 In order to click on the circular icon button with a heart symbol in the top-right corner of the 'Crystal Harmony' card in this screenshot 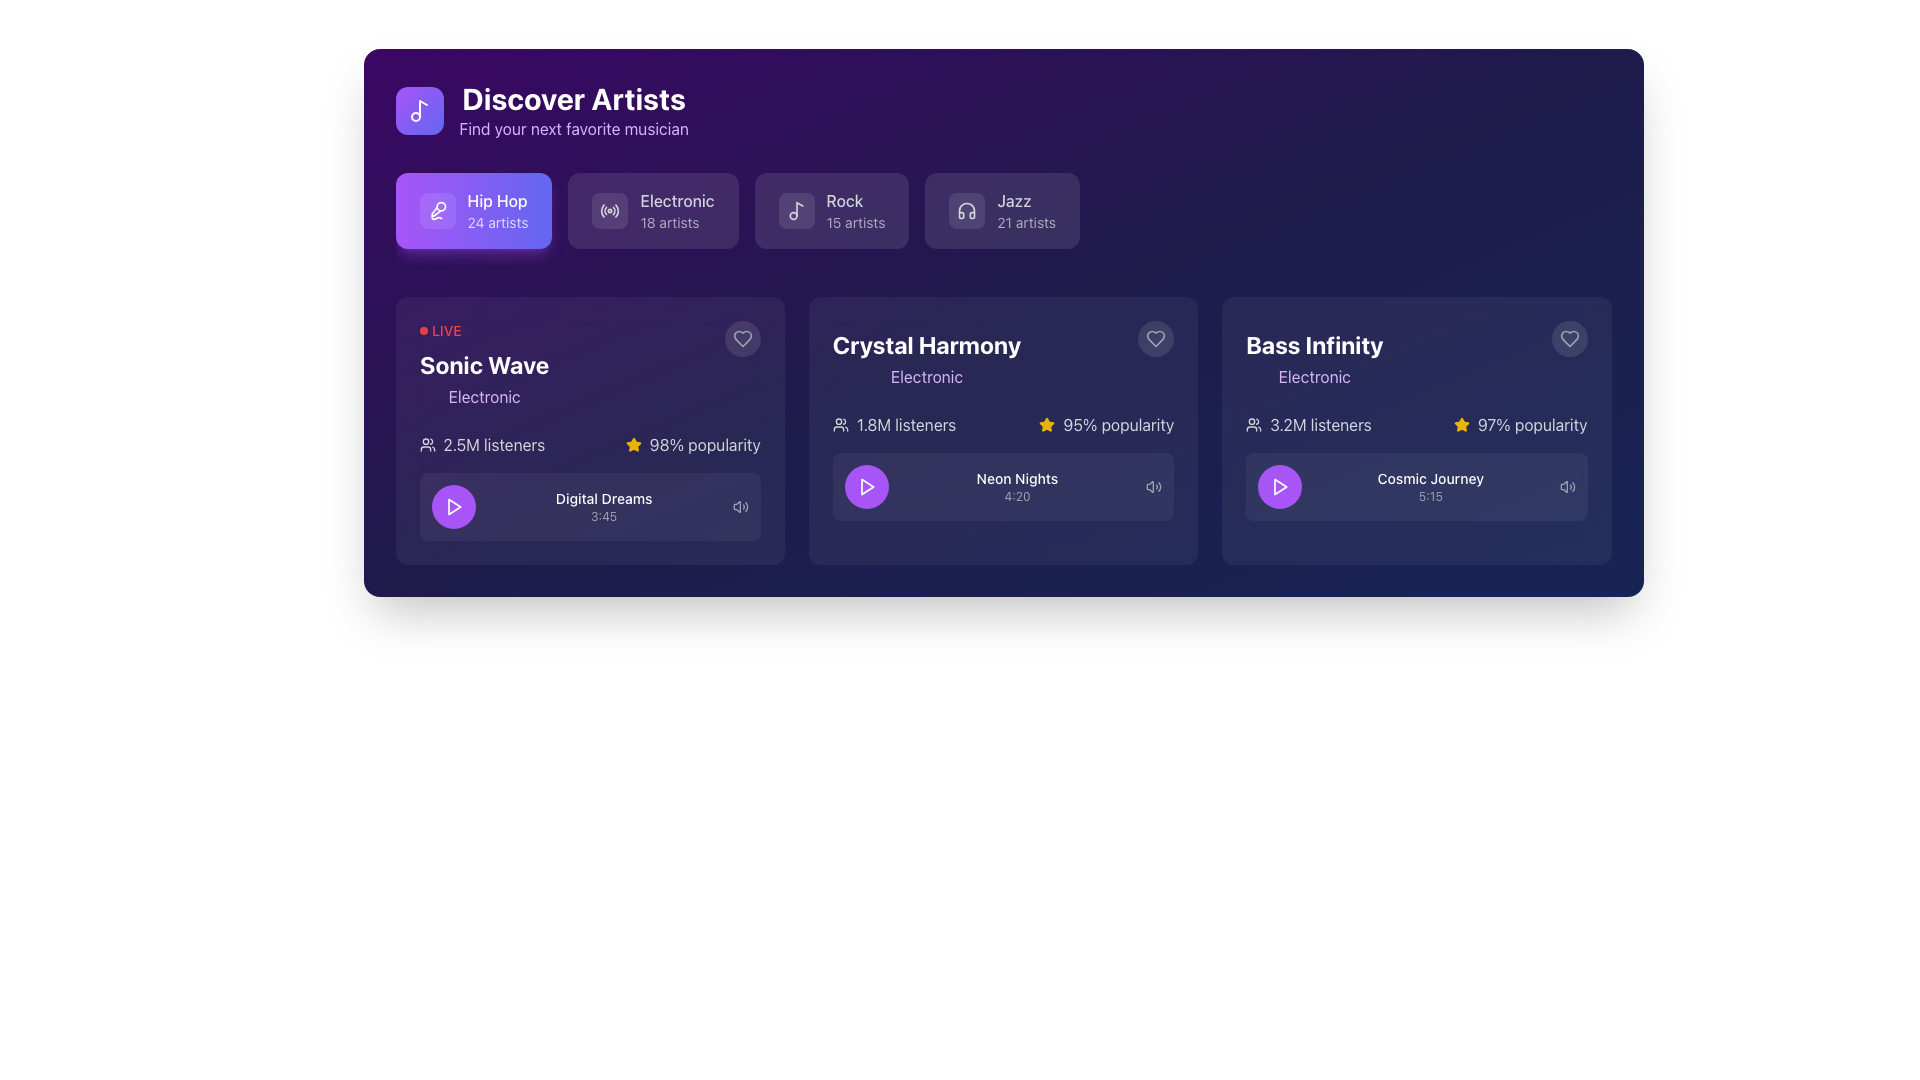, I will do `click(1156, 338)`.